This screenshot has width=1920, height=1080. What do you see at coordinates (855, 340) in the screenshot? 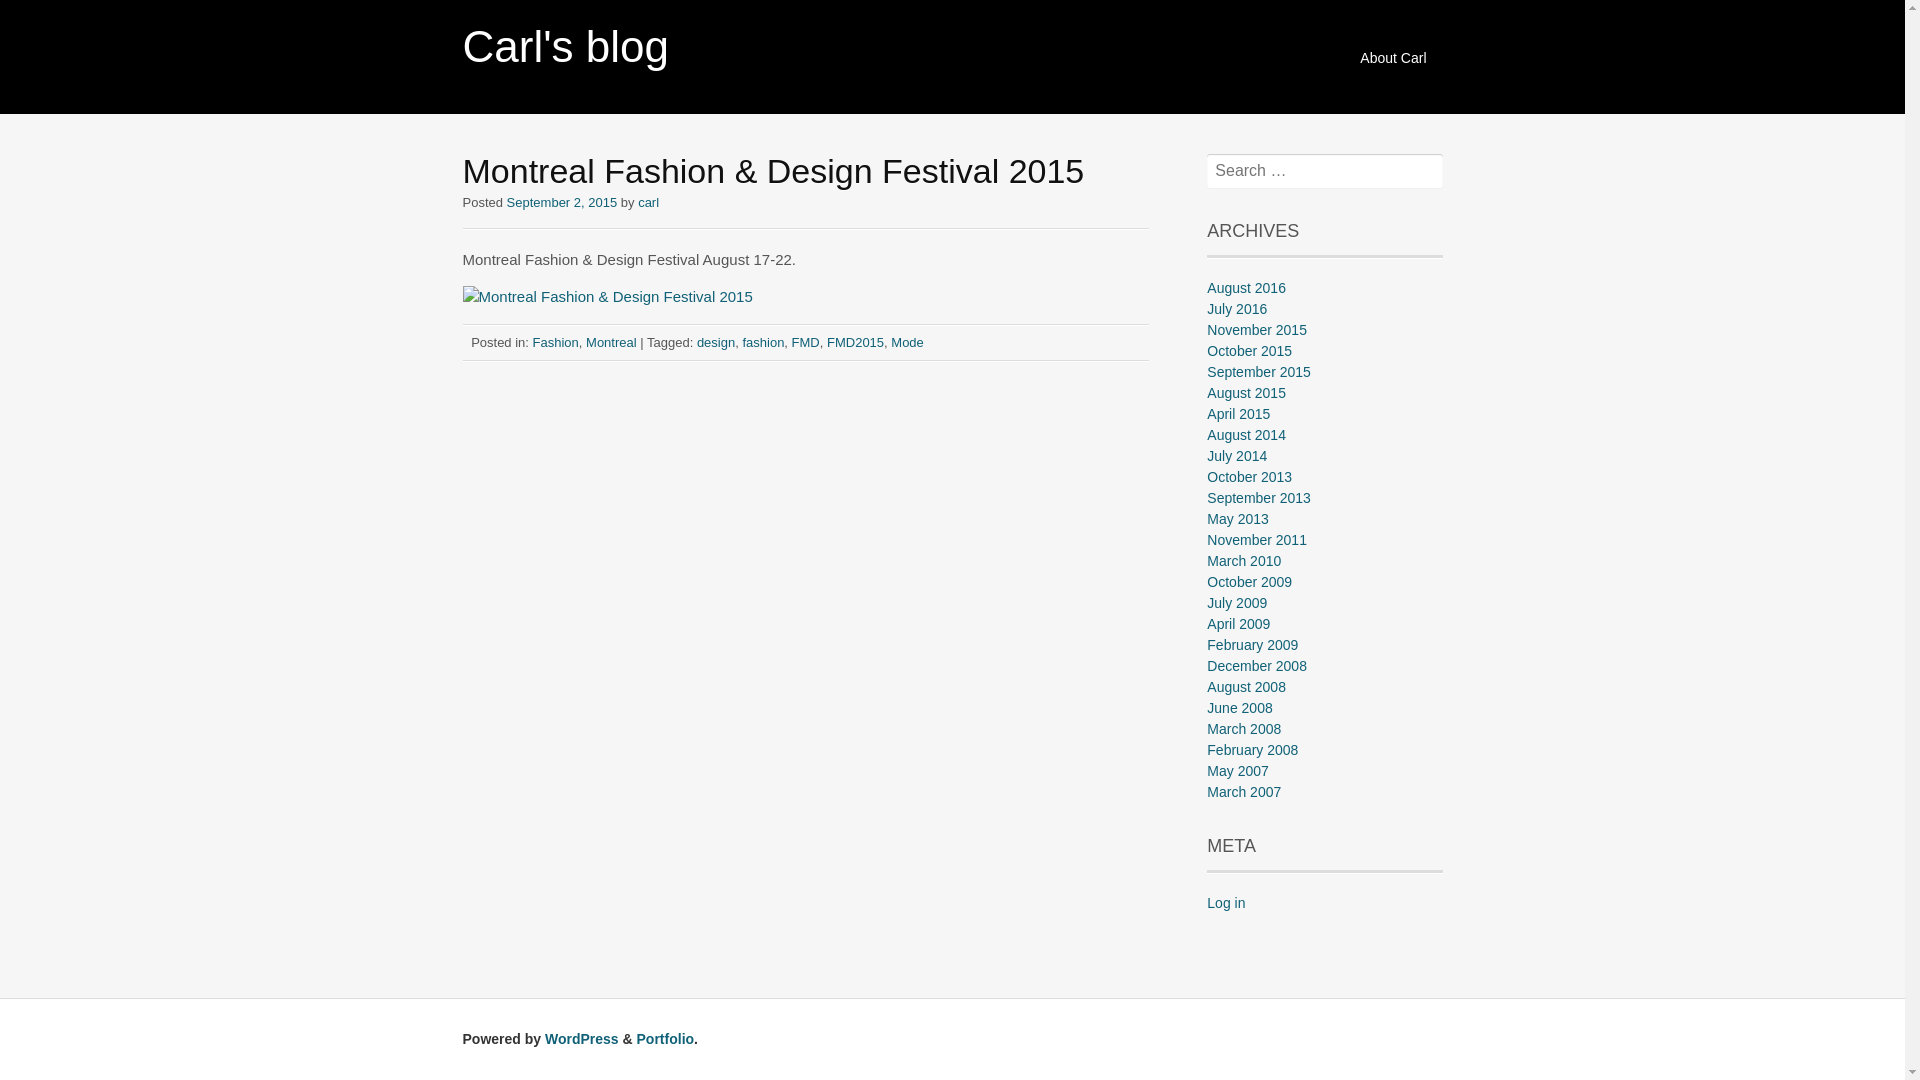
I see `'FMD2015'` at bounding box center [855, 340].